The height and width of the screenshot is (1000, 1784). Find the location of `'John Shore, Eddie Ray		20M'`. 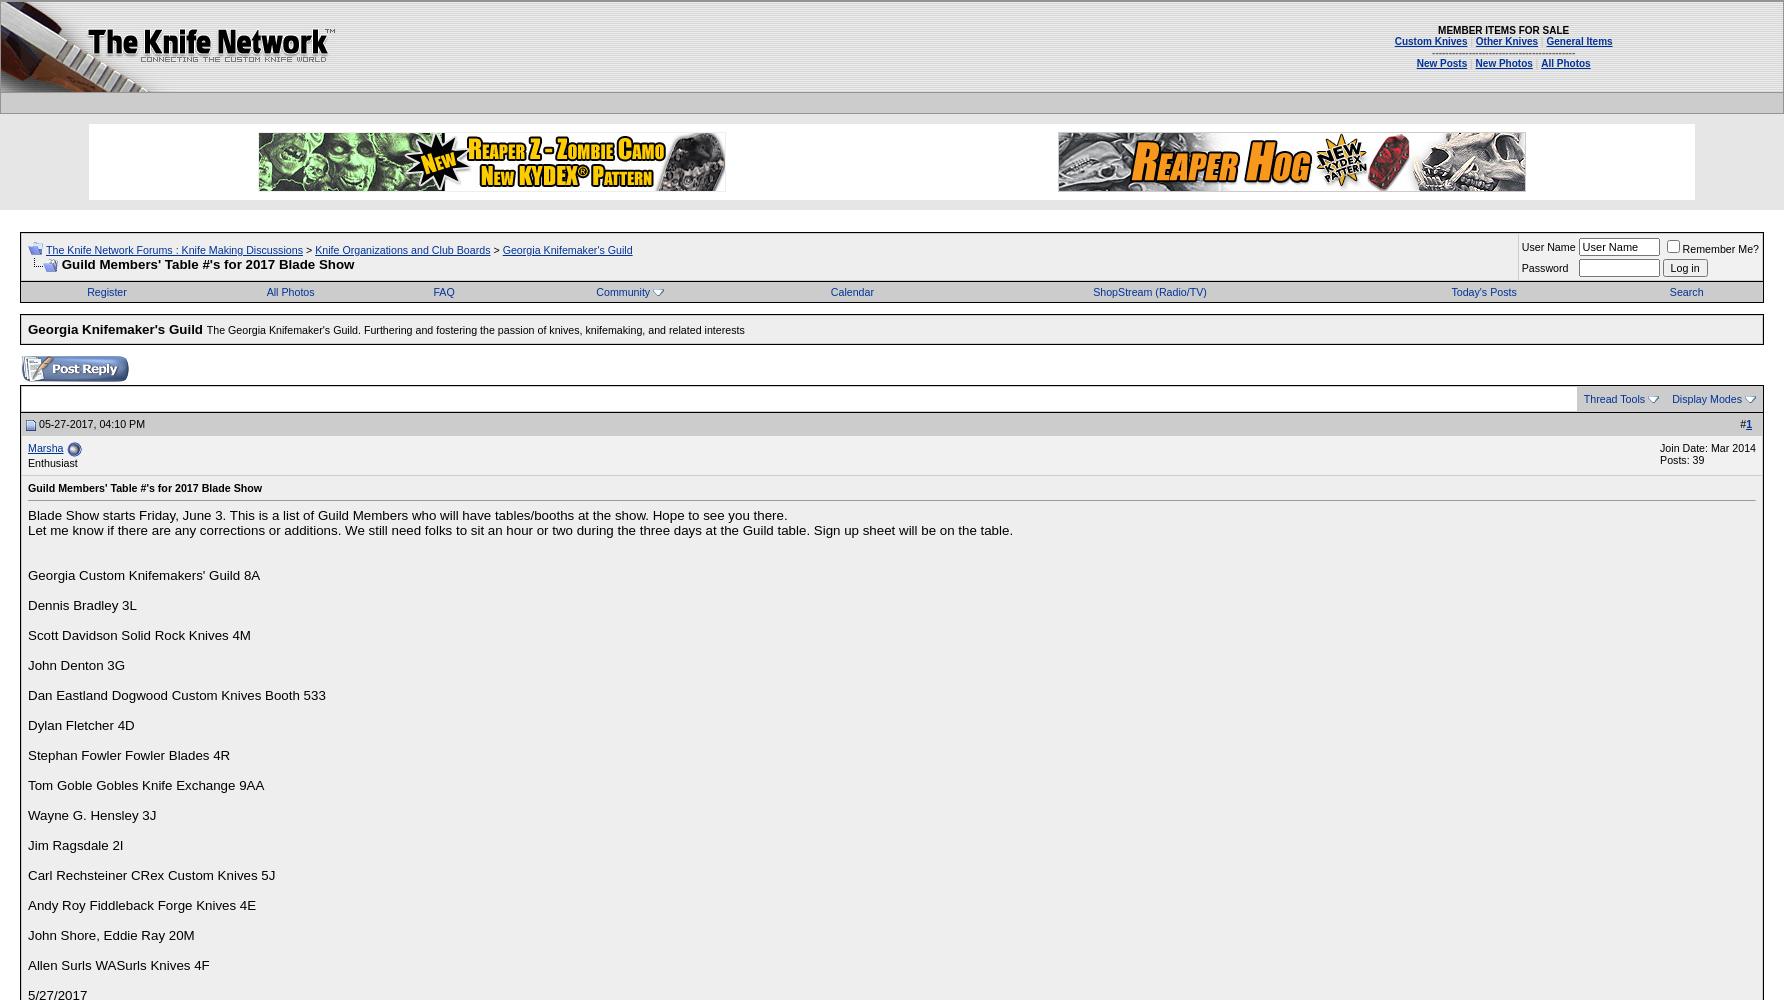

'John Shore, Eddie Ray		20M' is located at coordinates (110, 935).